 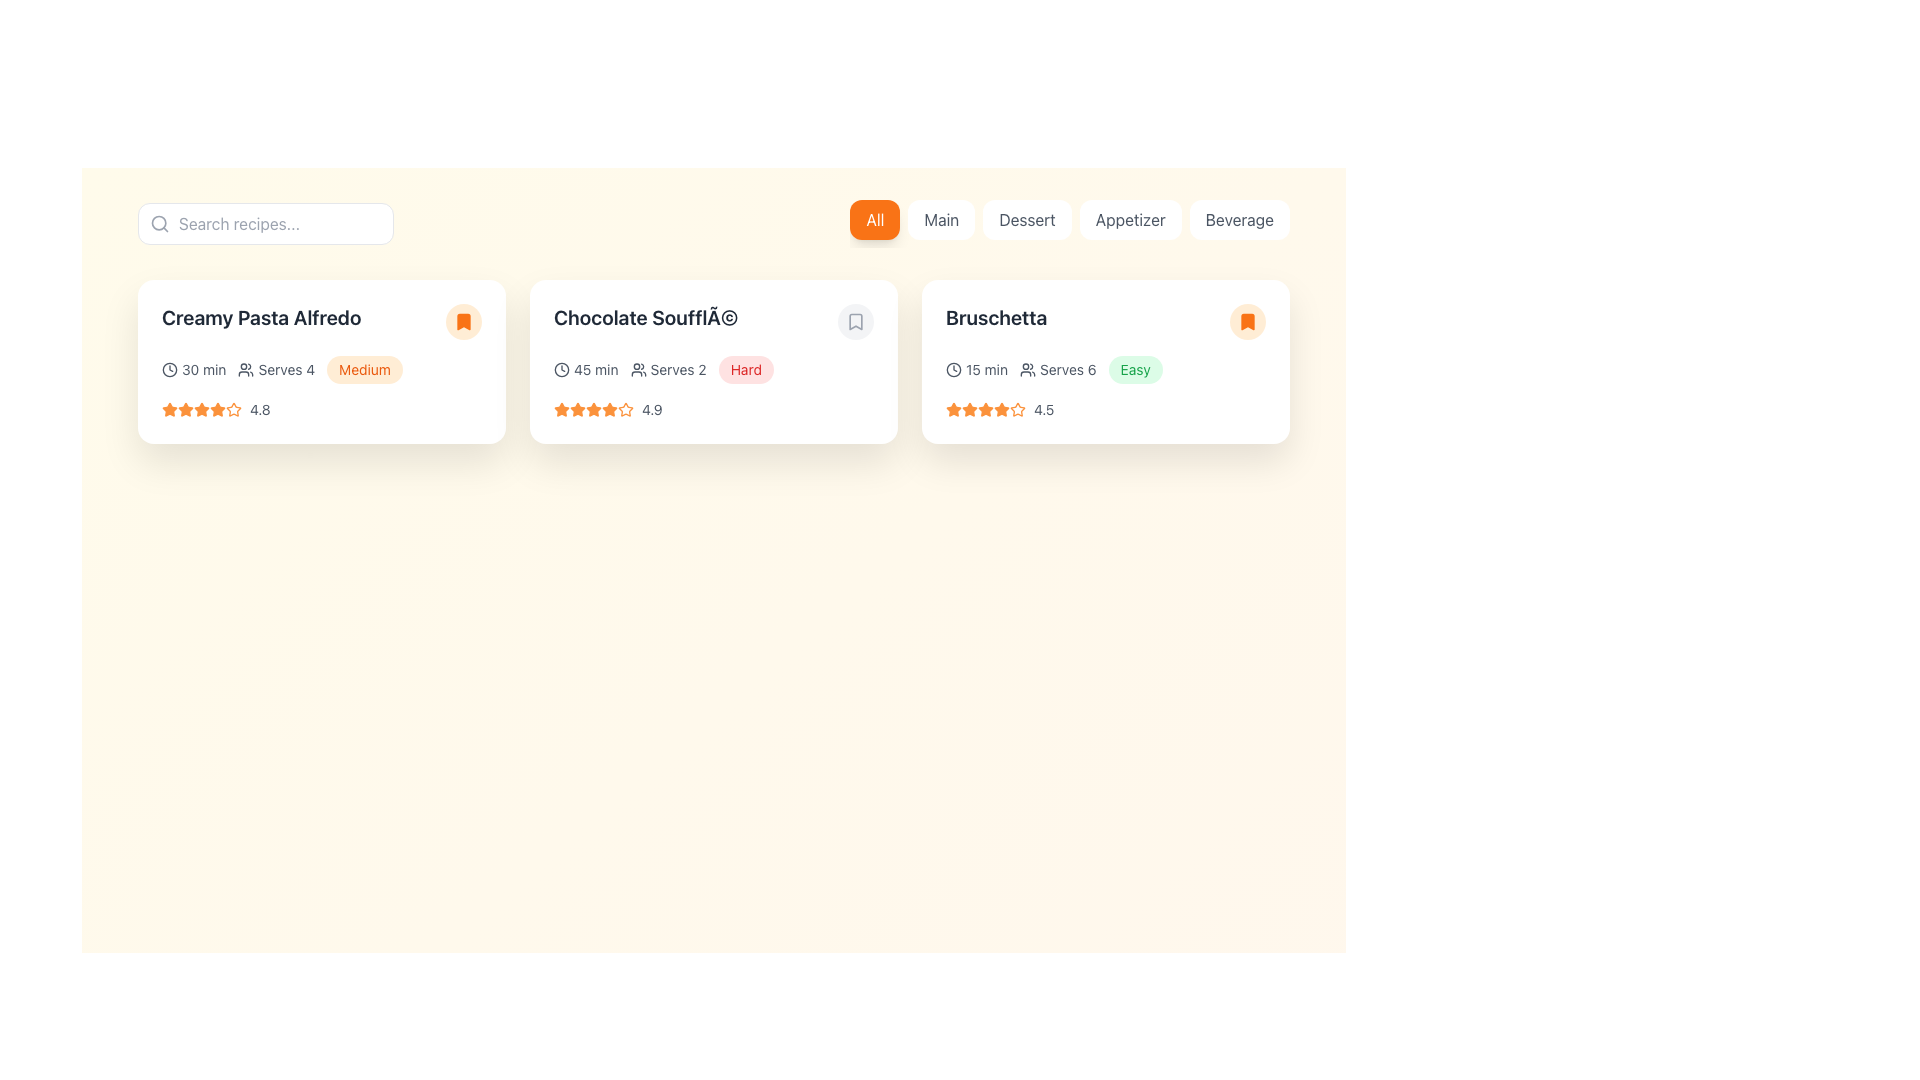 I want to click on the recipe card titled 'Bruschetta' which is the third card in the first row, so click(x=1104, y=362).